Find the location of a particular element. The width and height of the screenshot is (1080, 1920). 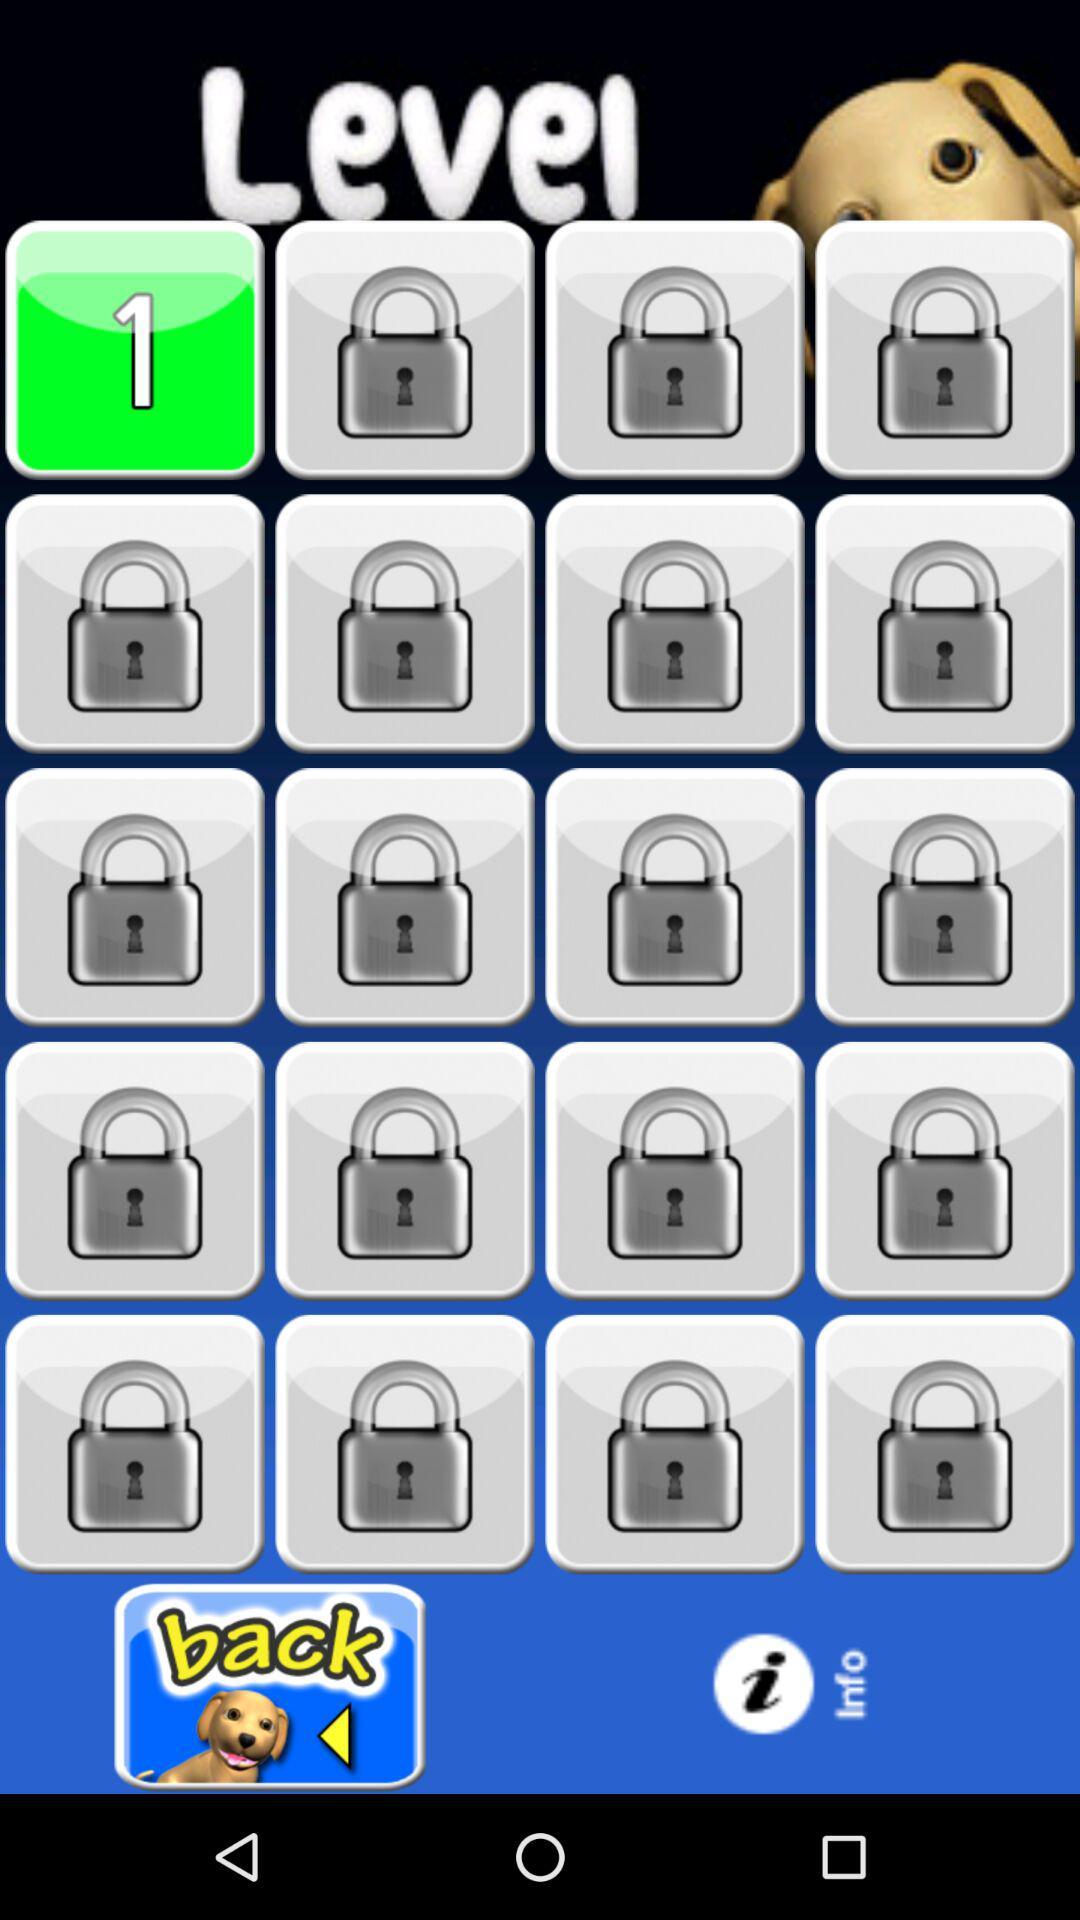

level locked icon is located at coordinates (135, 897).